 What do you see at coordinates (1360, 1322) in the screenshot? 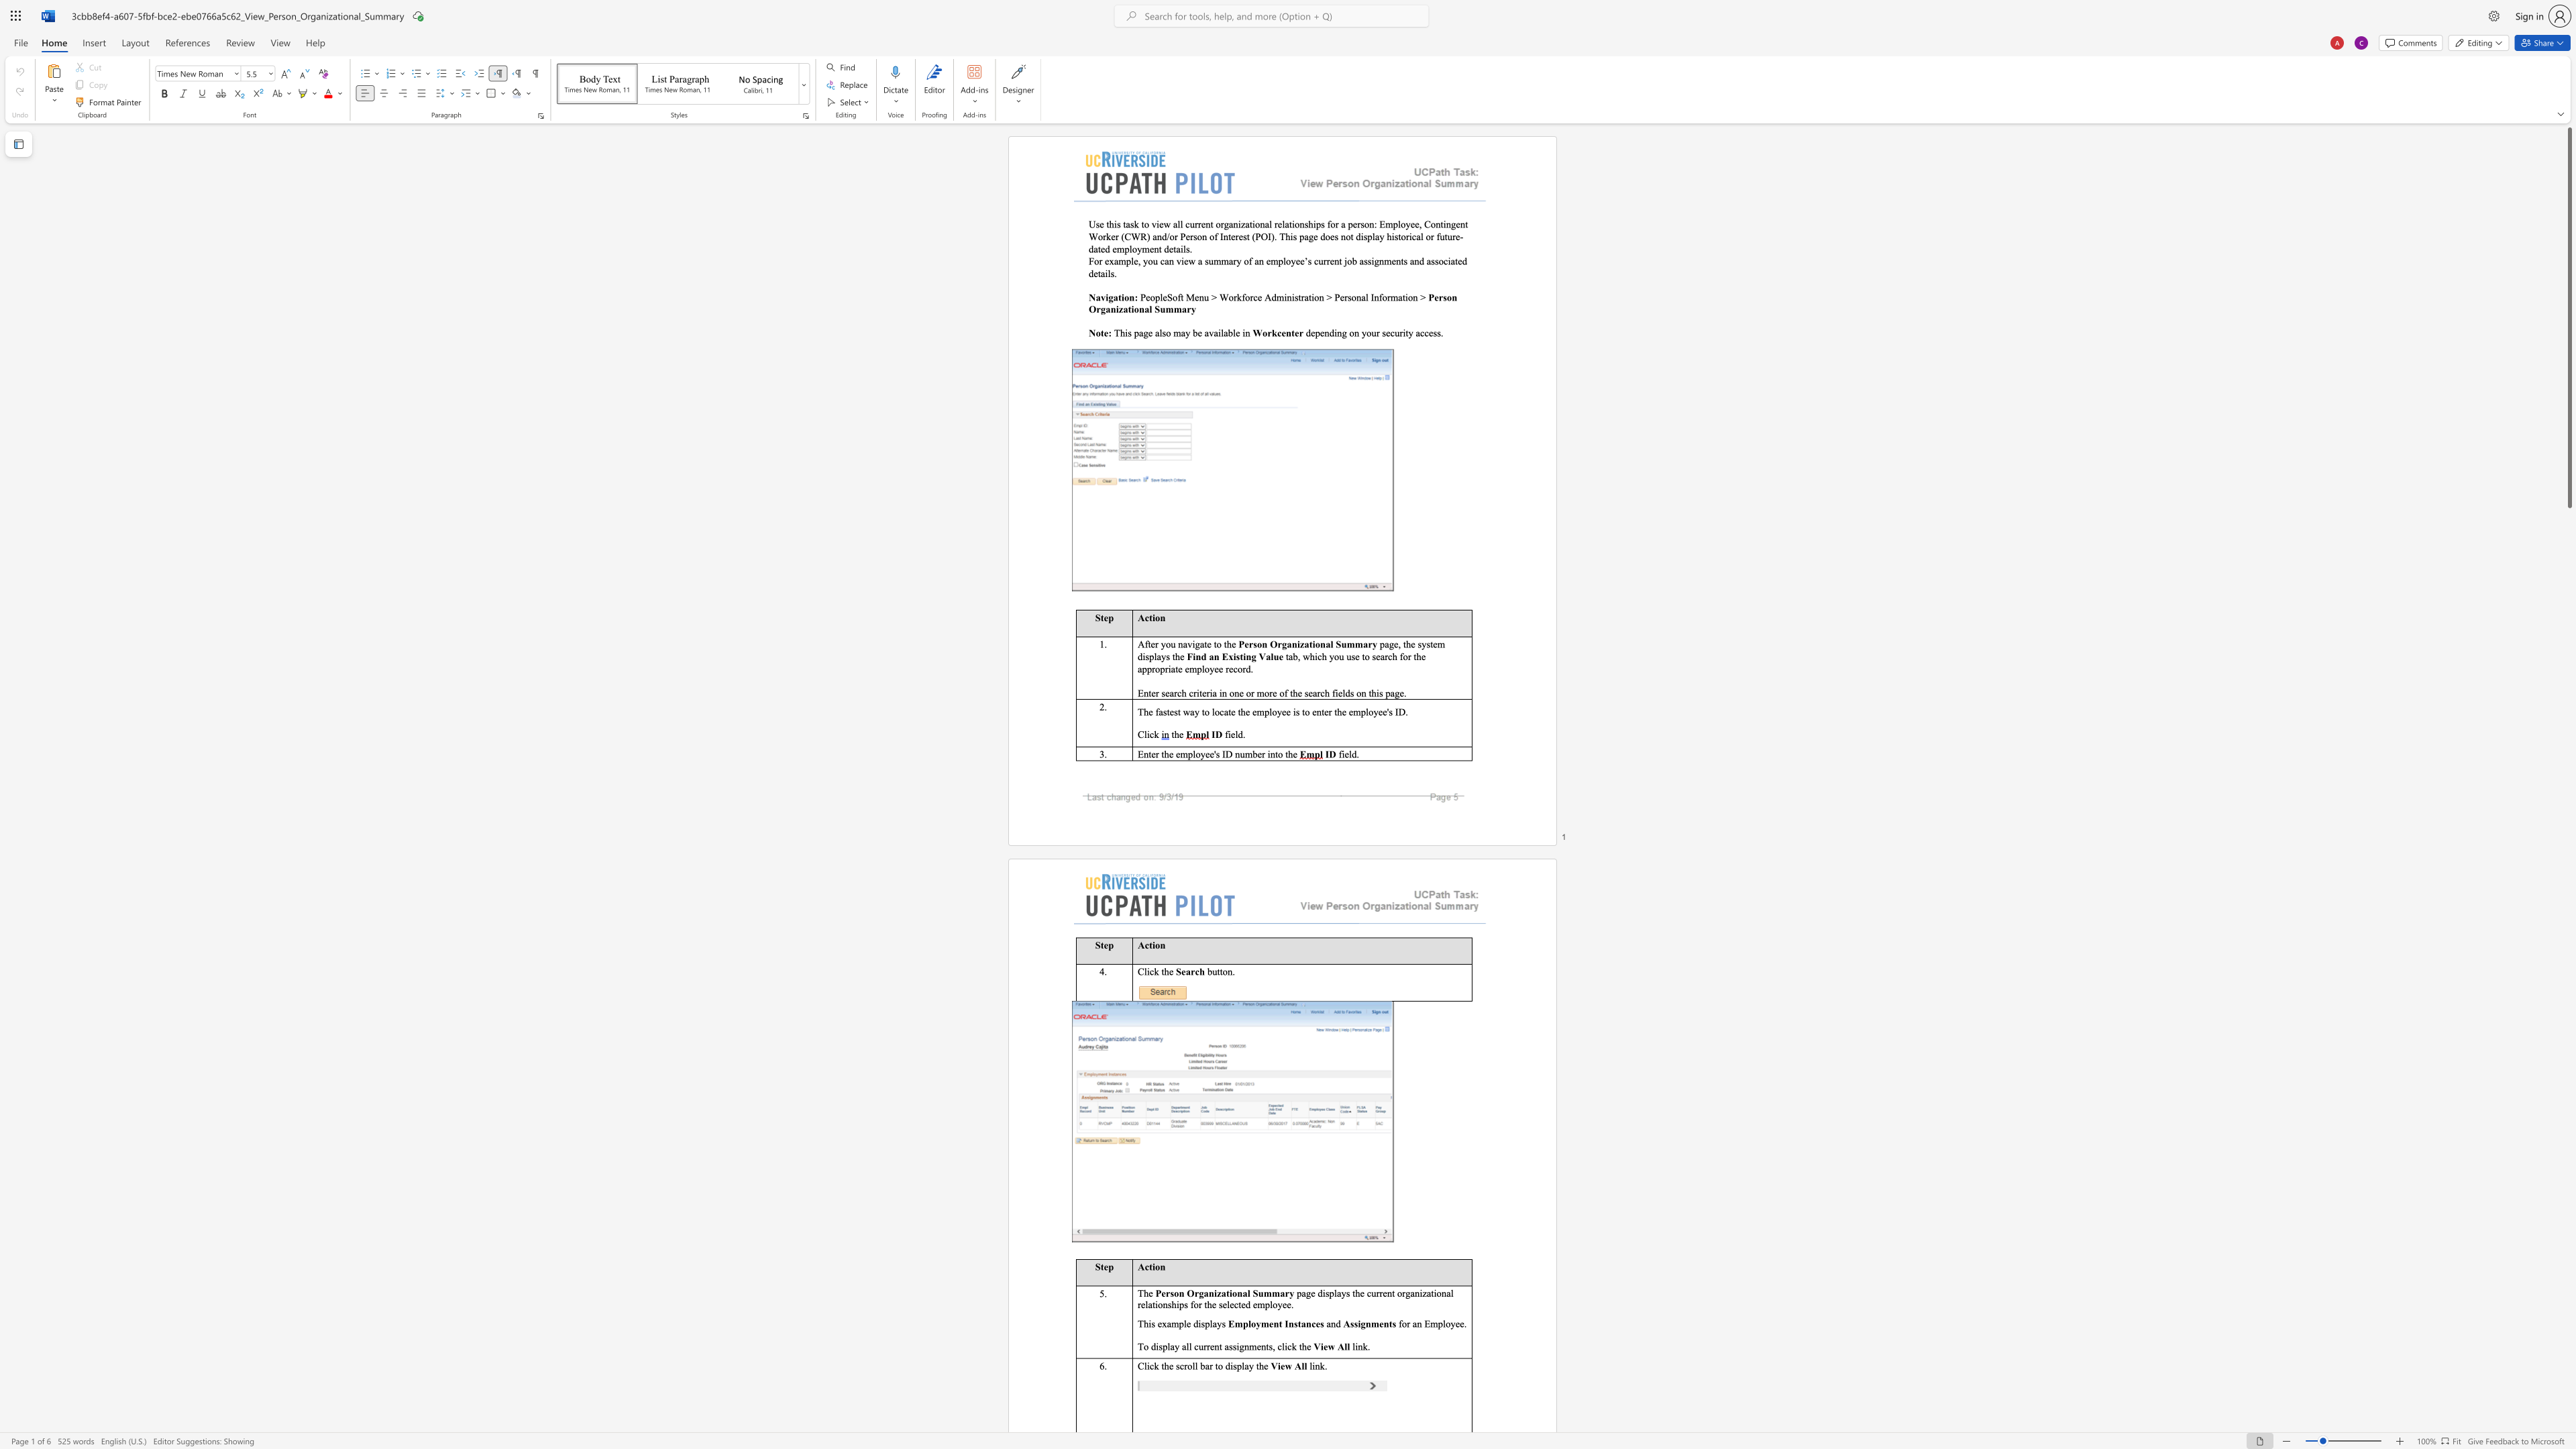
I see `the subset text "gn" within the text "Assignments"` at bounding box center [1360, 1322].